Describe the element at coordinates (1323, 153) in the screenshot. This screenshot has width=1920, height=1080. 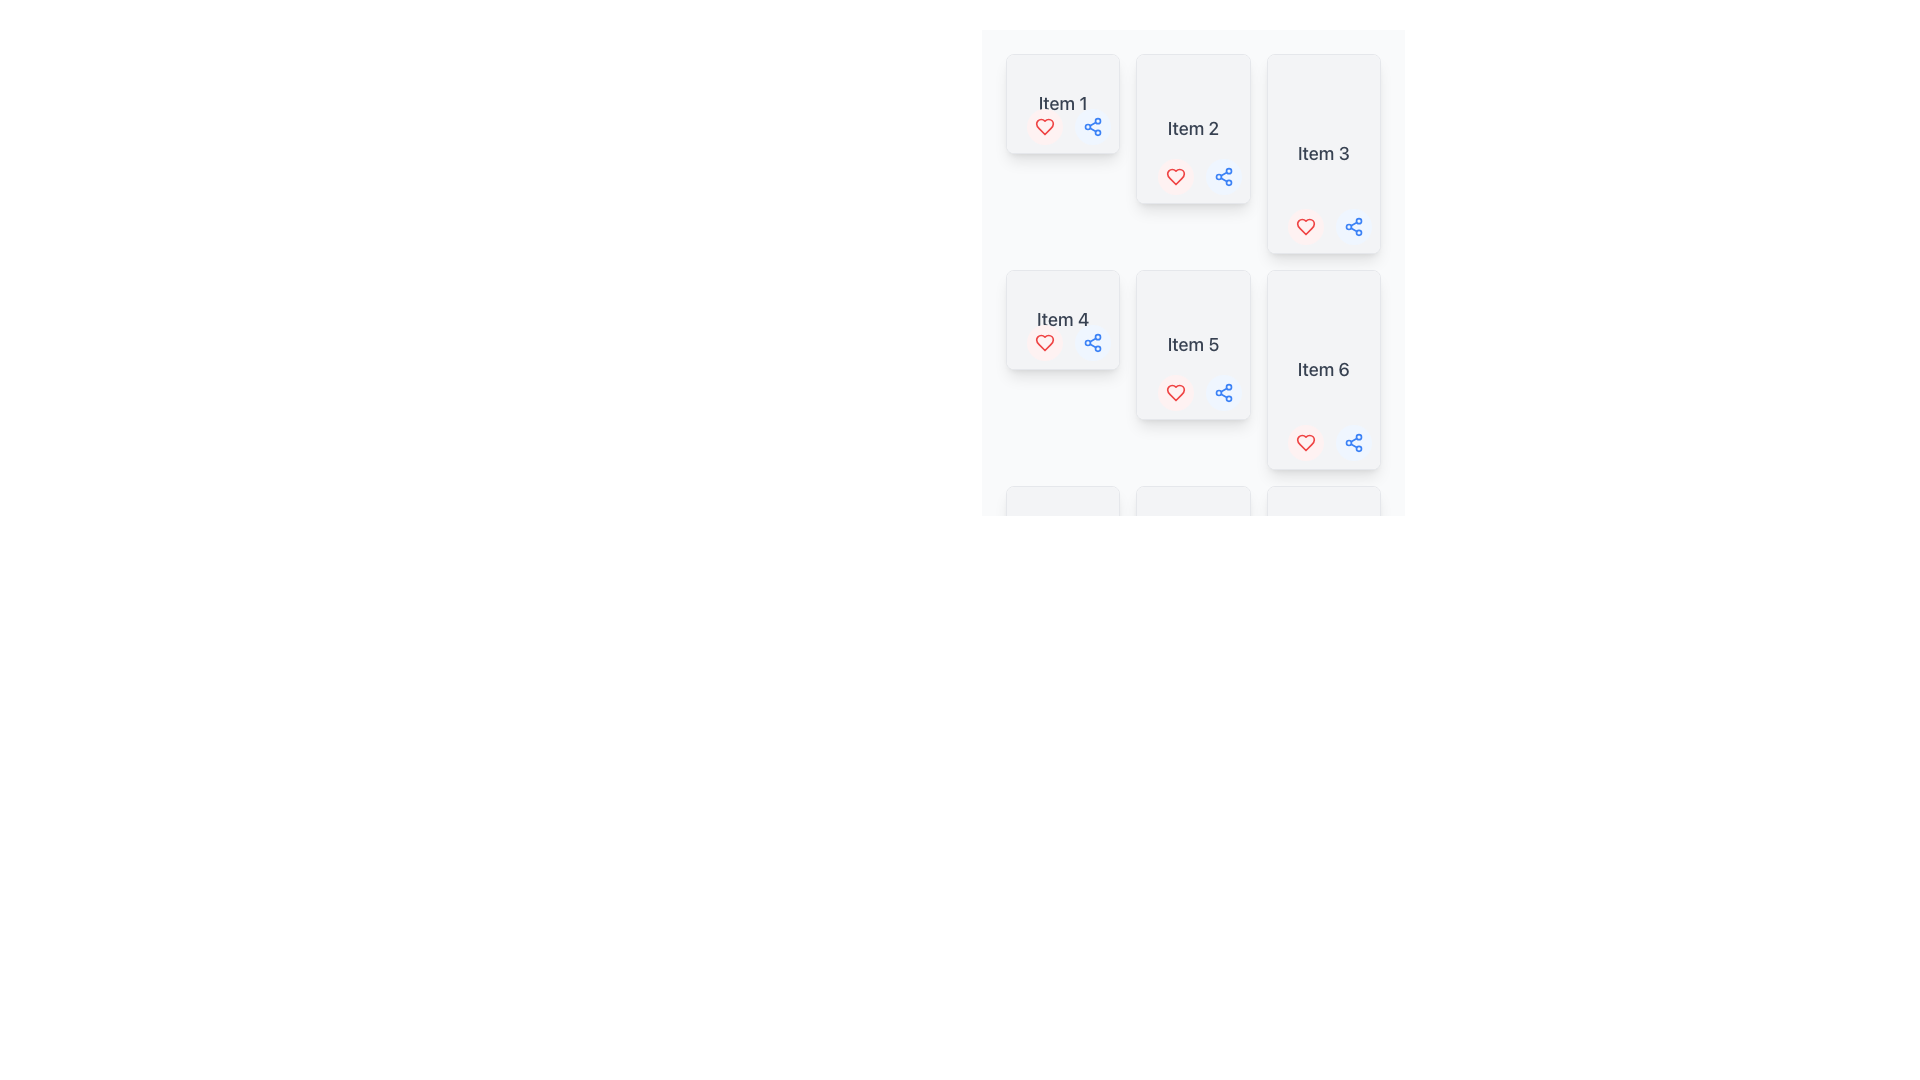
I see `the card labeled 'Item 3' in the grid layout, which has a light gray background, rounded corners, and contains the text 'Item 3' along with interactive icons at the bottom` at that location.